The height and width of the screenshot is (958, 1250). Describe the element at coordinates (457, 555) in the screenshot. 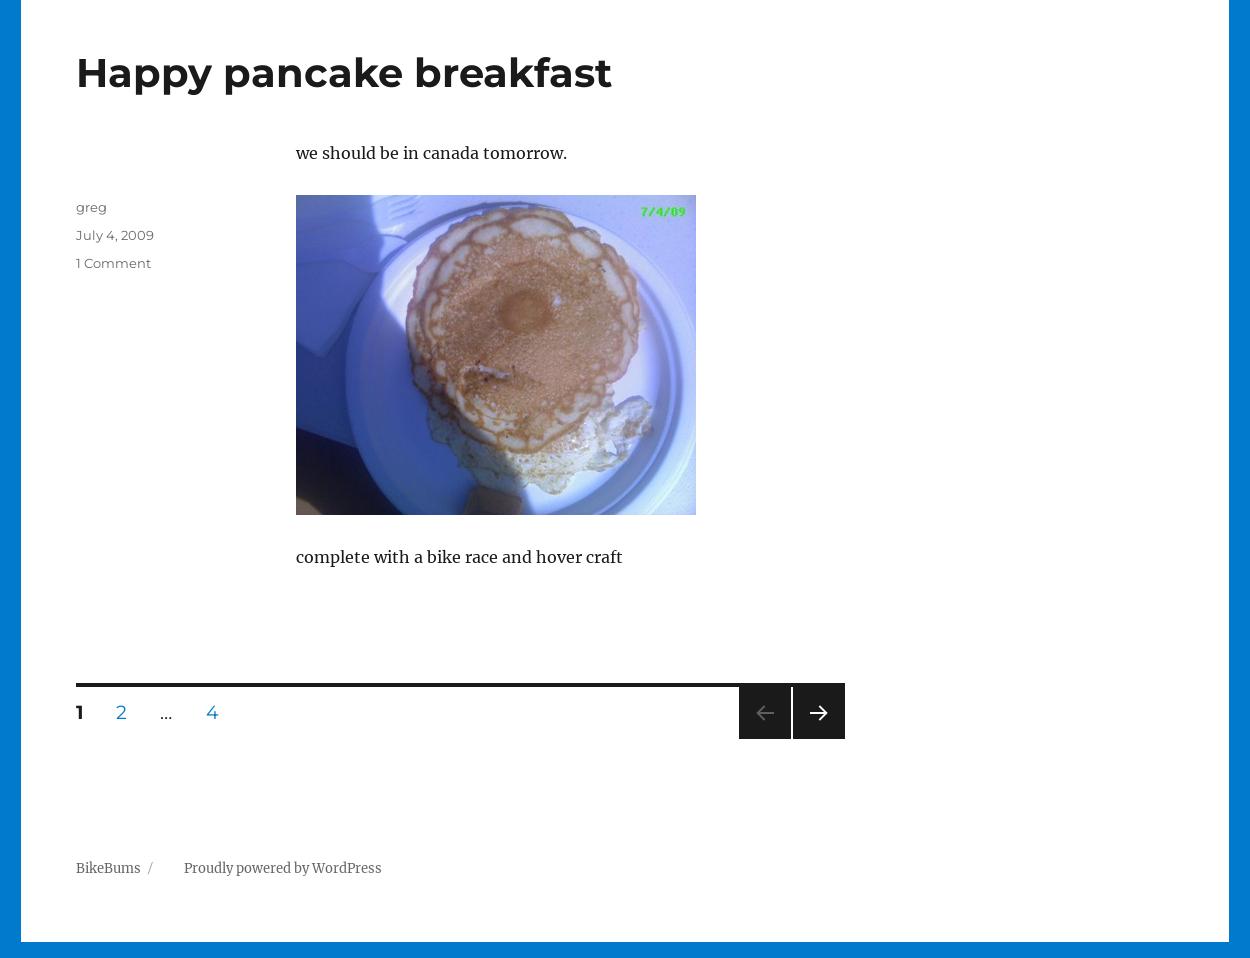

I see `'complete with a bike race and hover craft'` at that location.